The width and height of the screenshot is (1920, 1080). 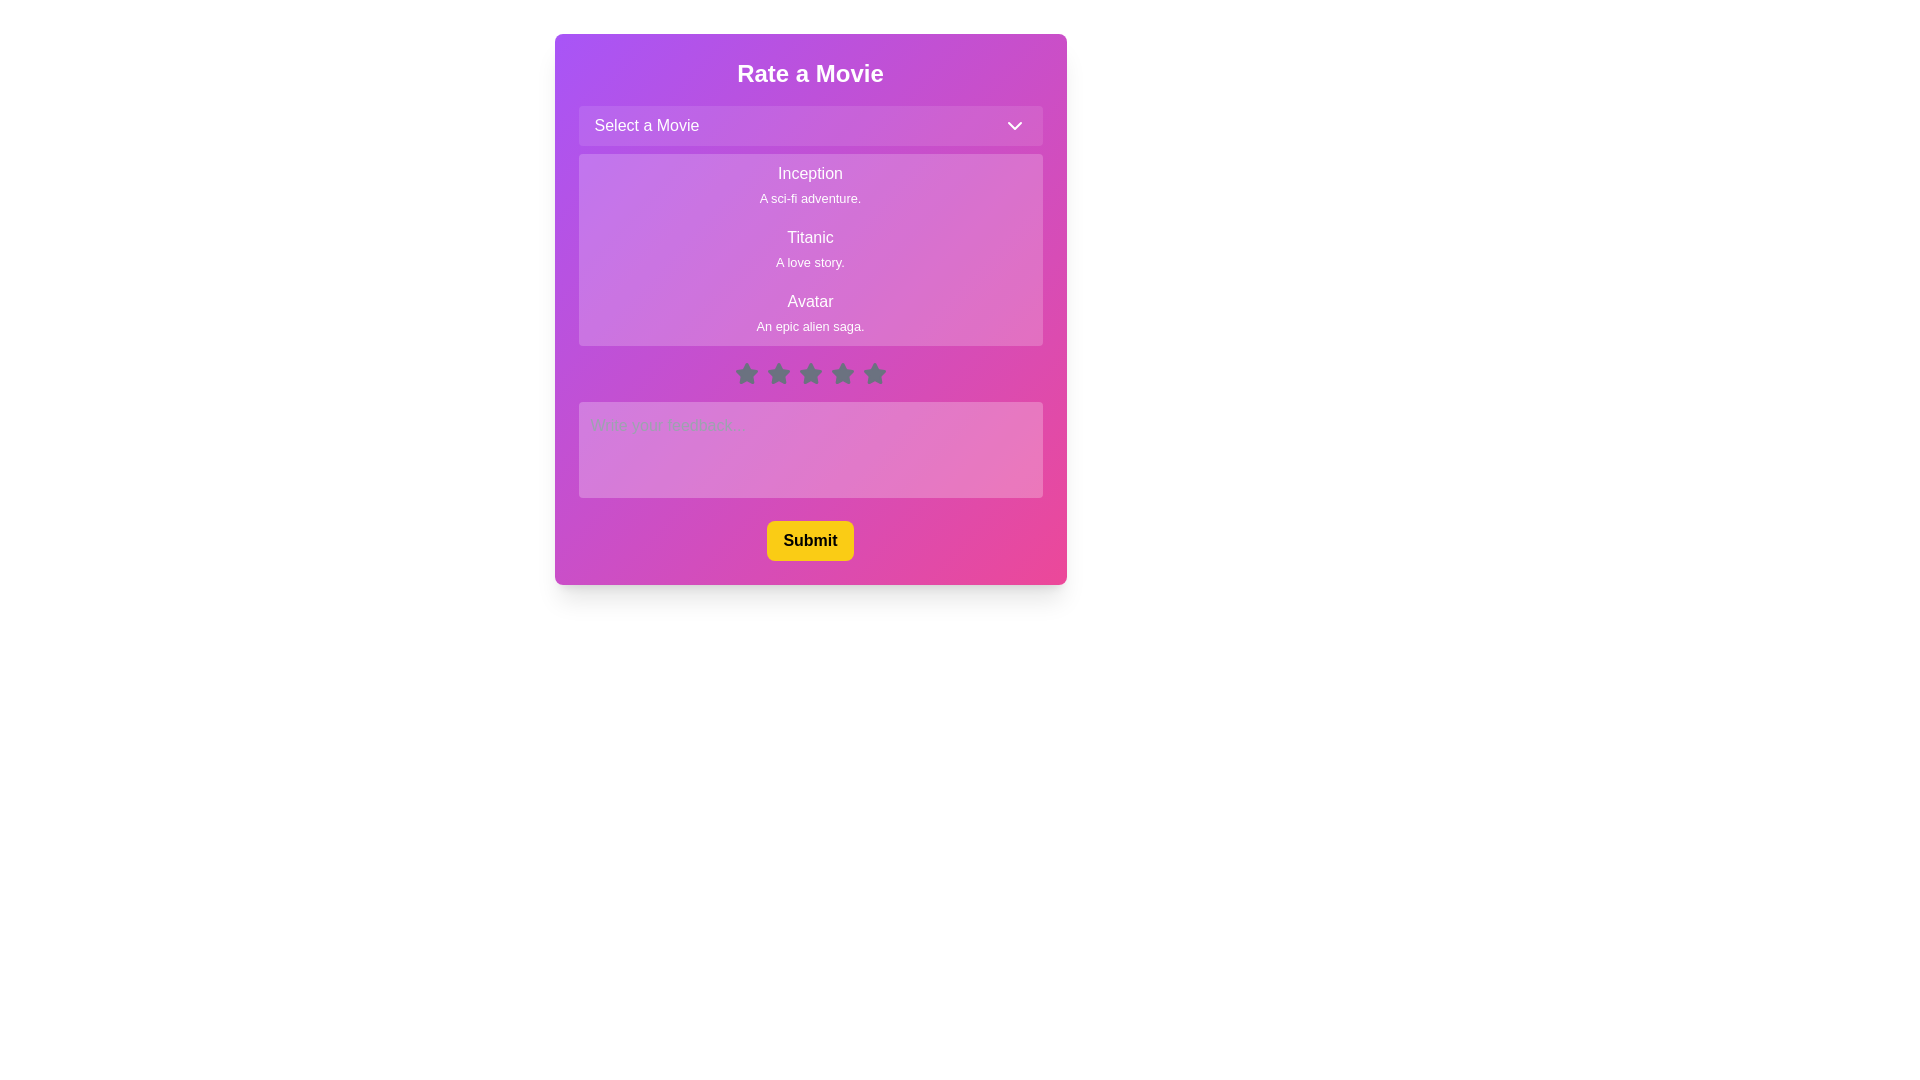 I want to click on the fourth star-shaped icon in the rating control, so click(x=842, y=373).